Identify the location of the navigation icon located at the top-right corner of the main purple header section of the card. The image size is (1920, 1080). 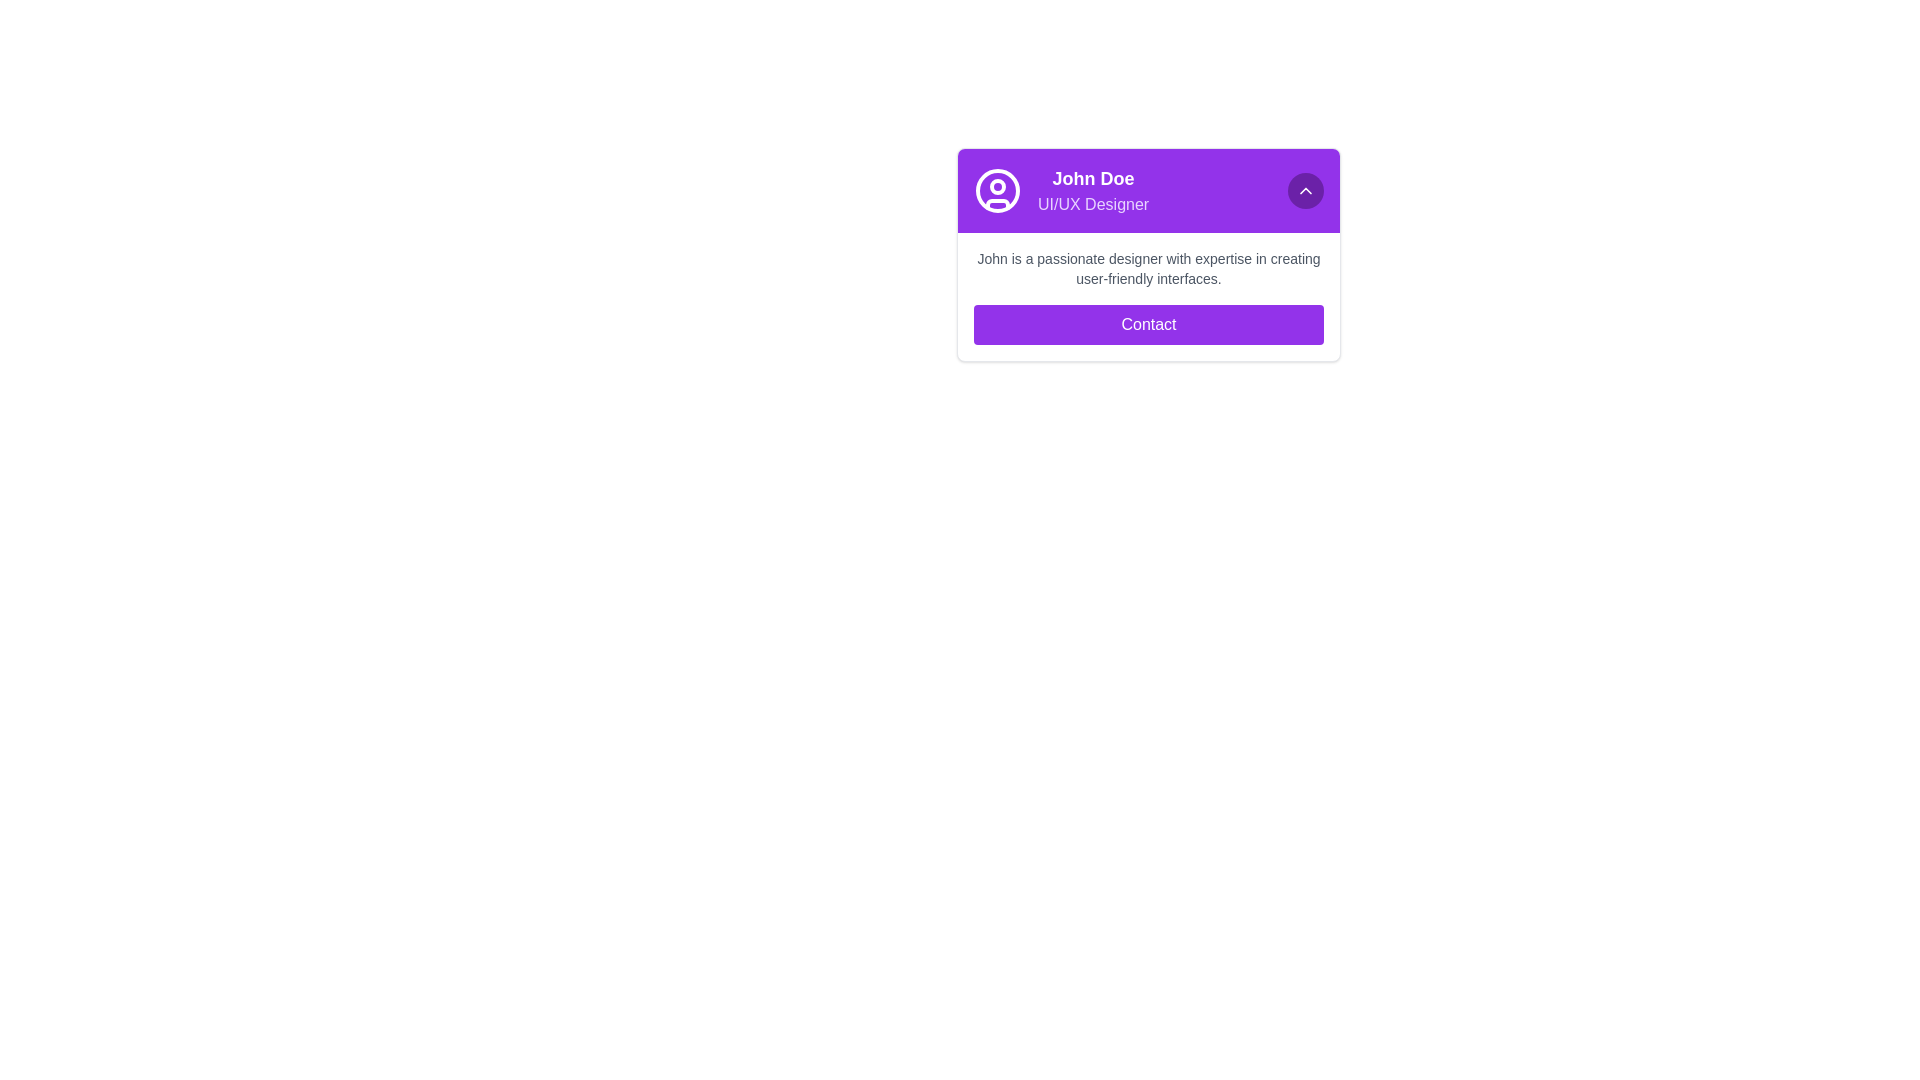
(1305, 191).